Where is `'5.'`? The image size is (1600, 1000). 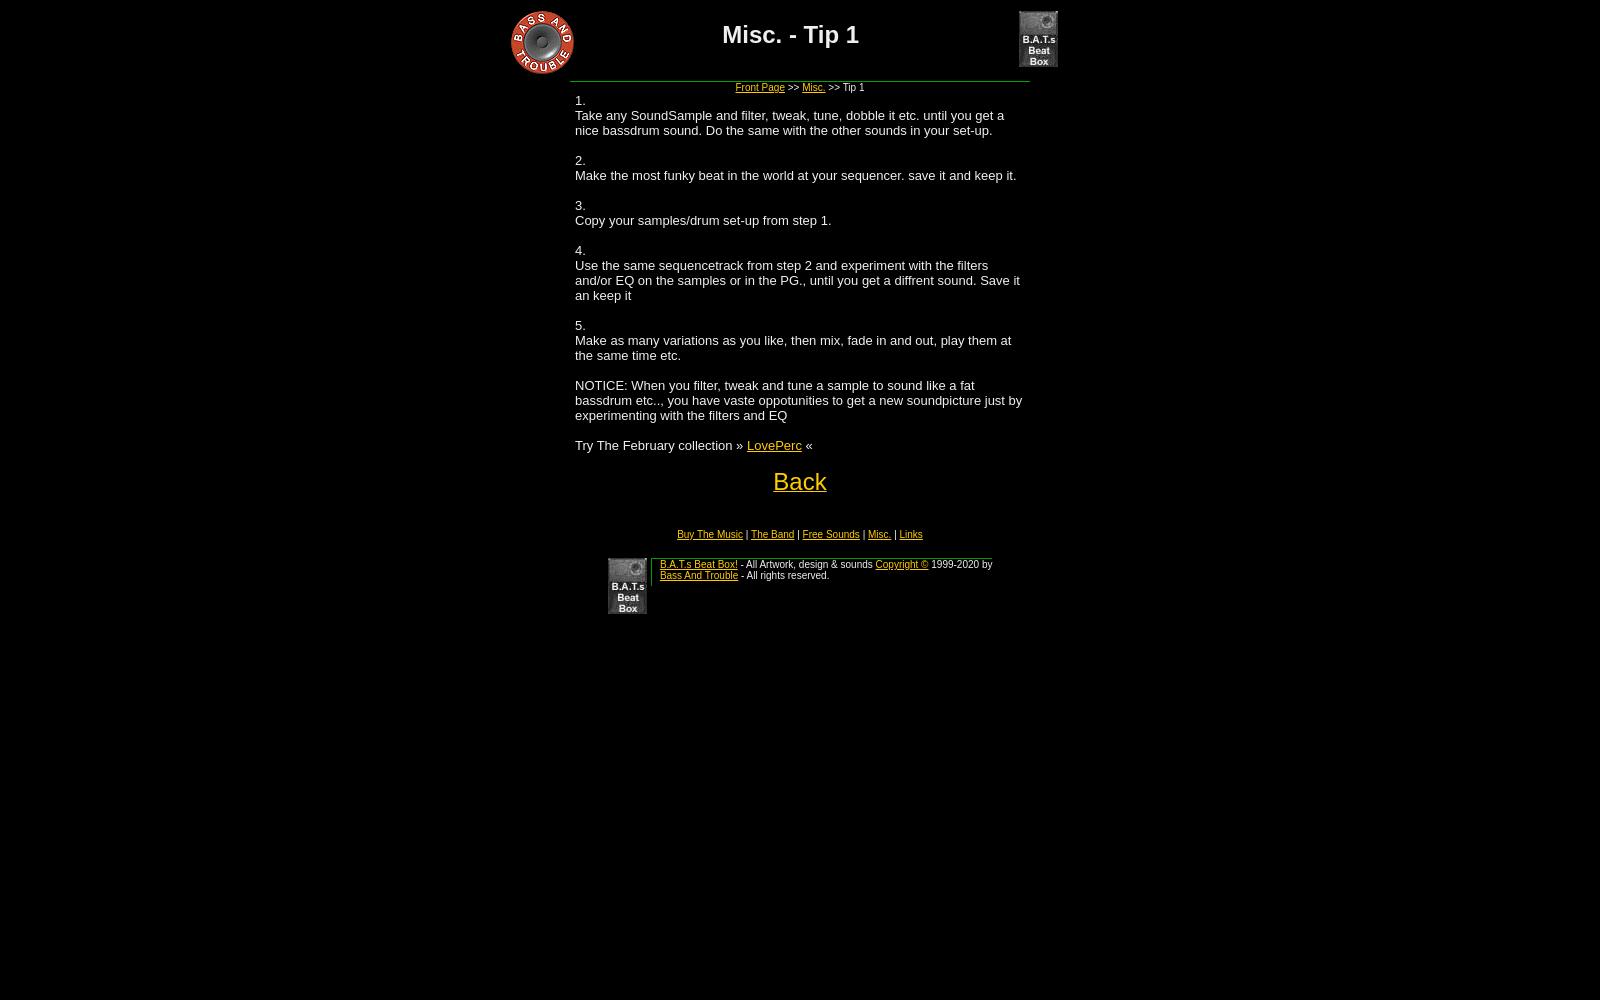 '5.' is located at coordinates (579, 324).